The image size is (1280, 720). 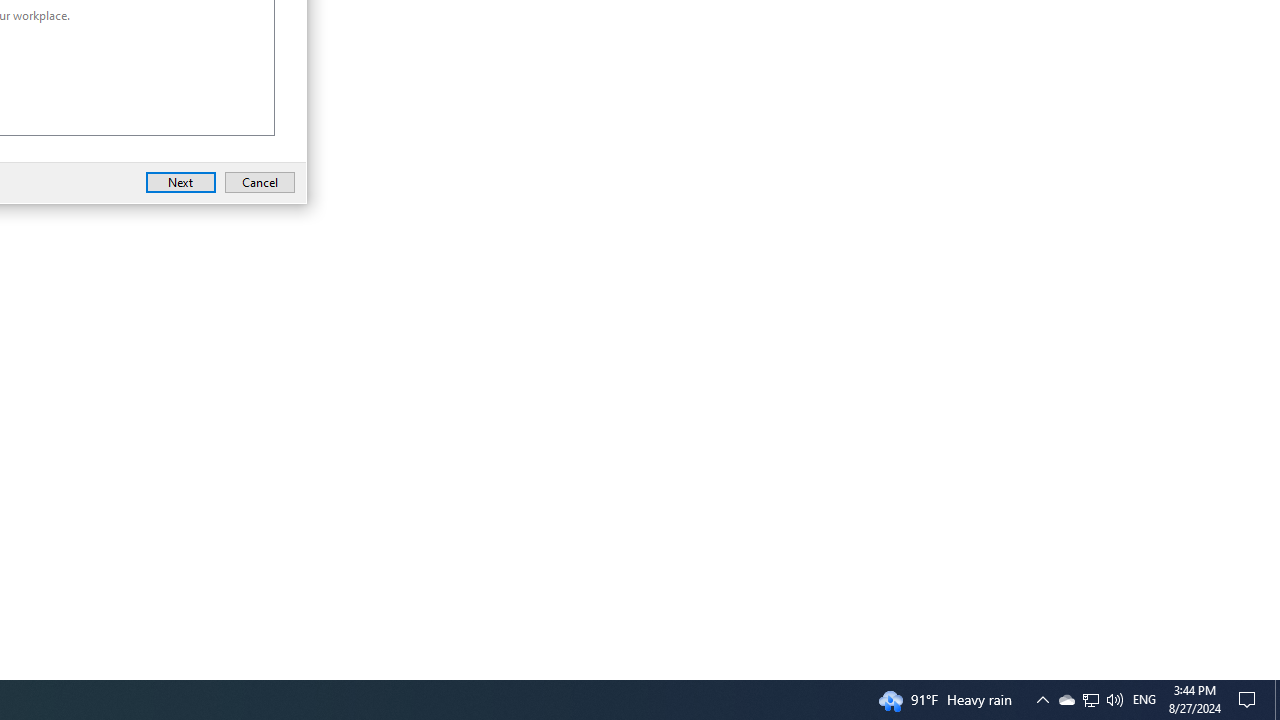 What do you see at coordinates (258, 182) in the screenshot?
I see `'Cancel'` at bounding box center [258, 182].